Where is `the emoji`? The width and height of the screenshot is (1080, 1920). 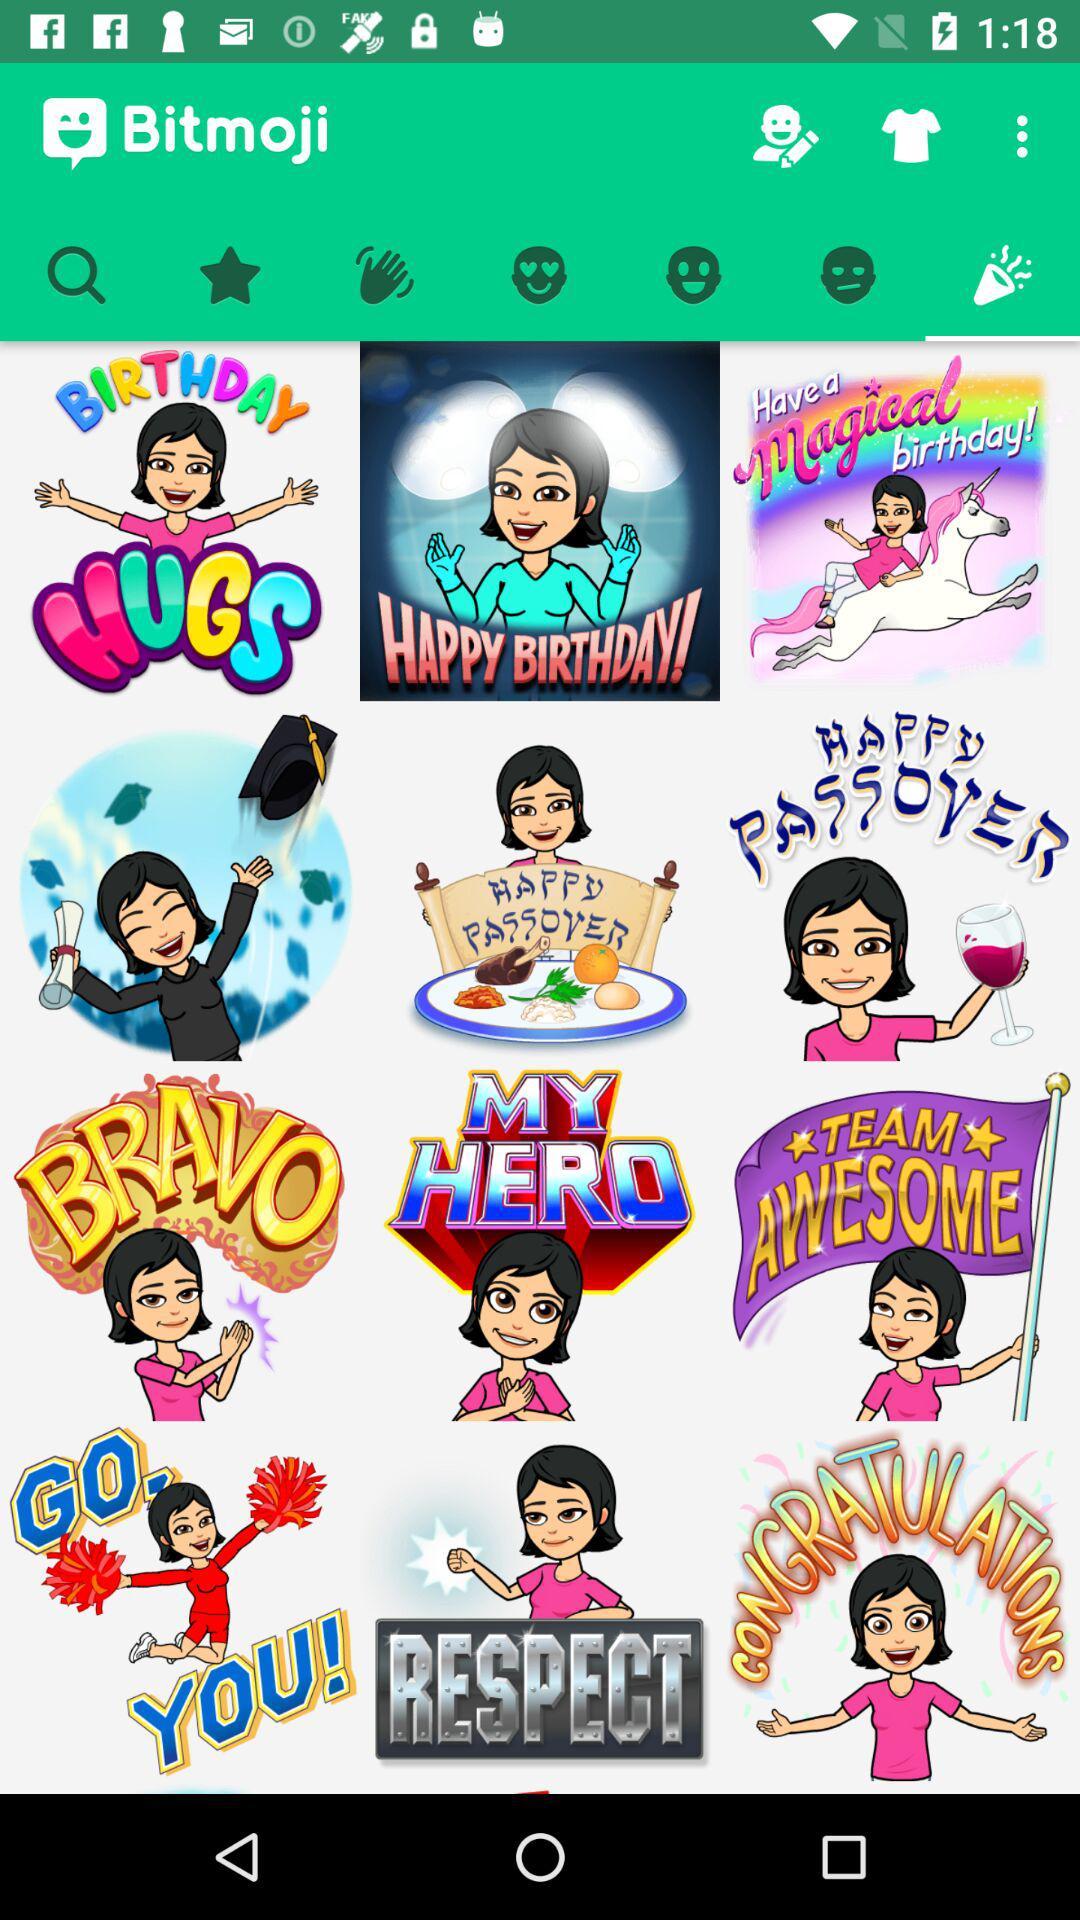
the emoji is located at coordinates (898, 1240).